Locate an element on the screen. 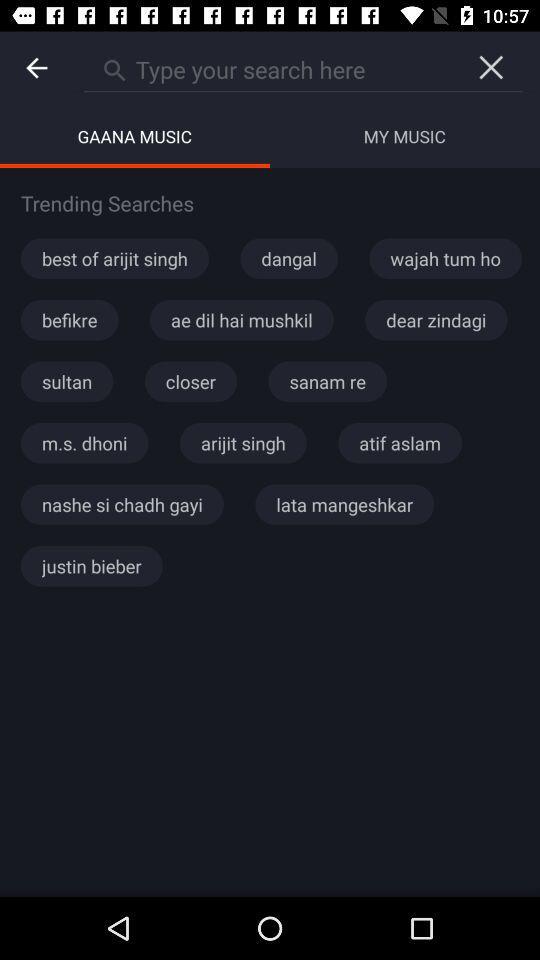 The width and height of the screenshot is (540, 960). m.s. dhoni is located at coordinates (83, 443).